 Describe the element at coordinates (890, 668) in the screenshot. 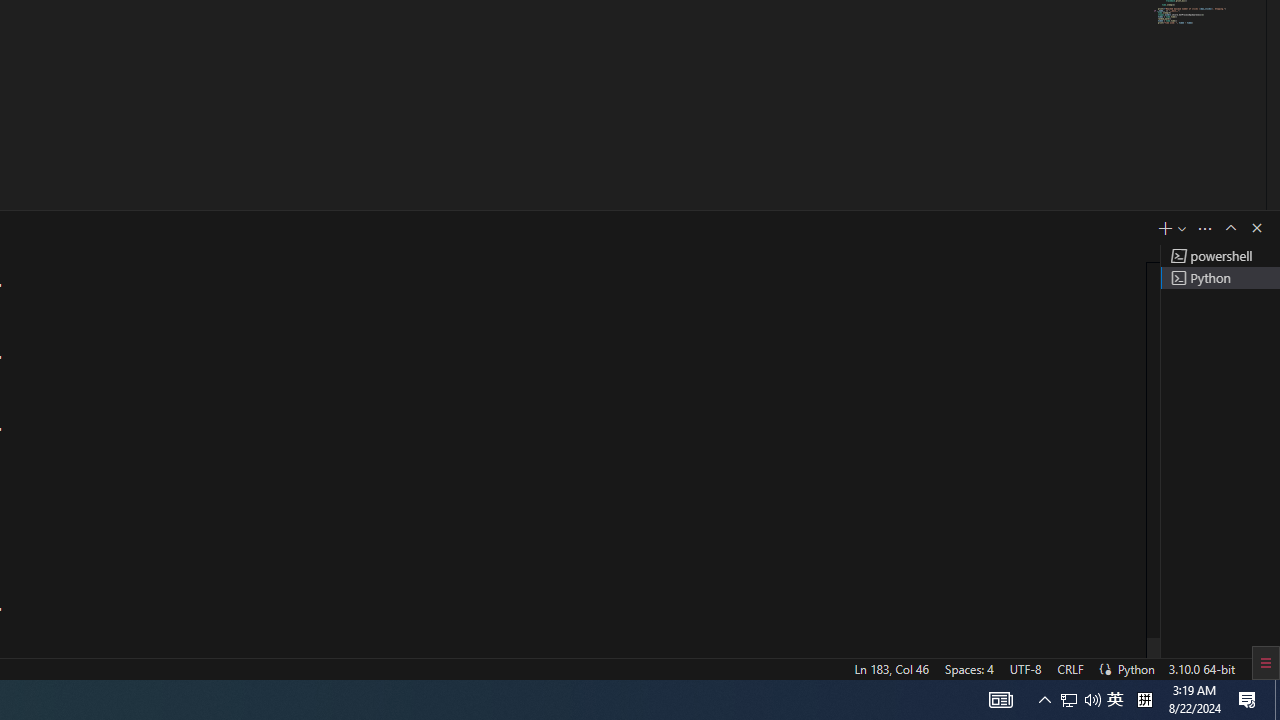

I see `'Ln 183, Col 46'` at that location.